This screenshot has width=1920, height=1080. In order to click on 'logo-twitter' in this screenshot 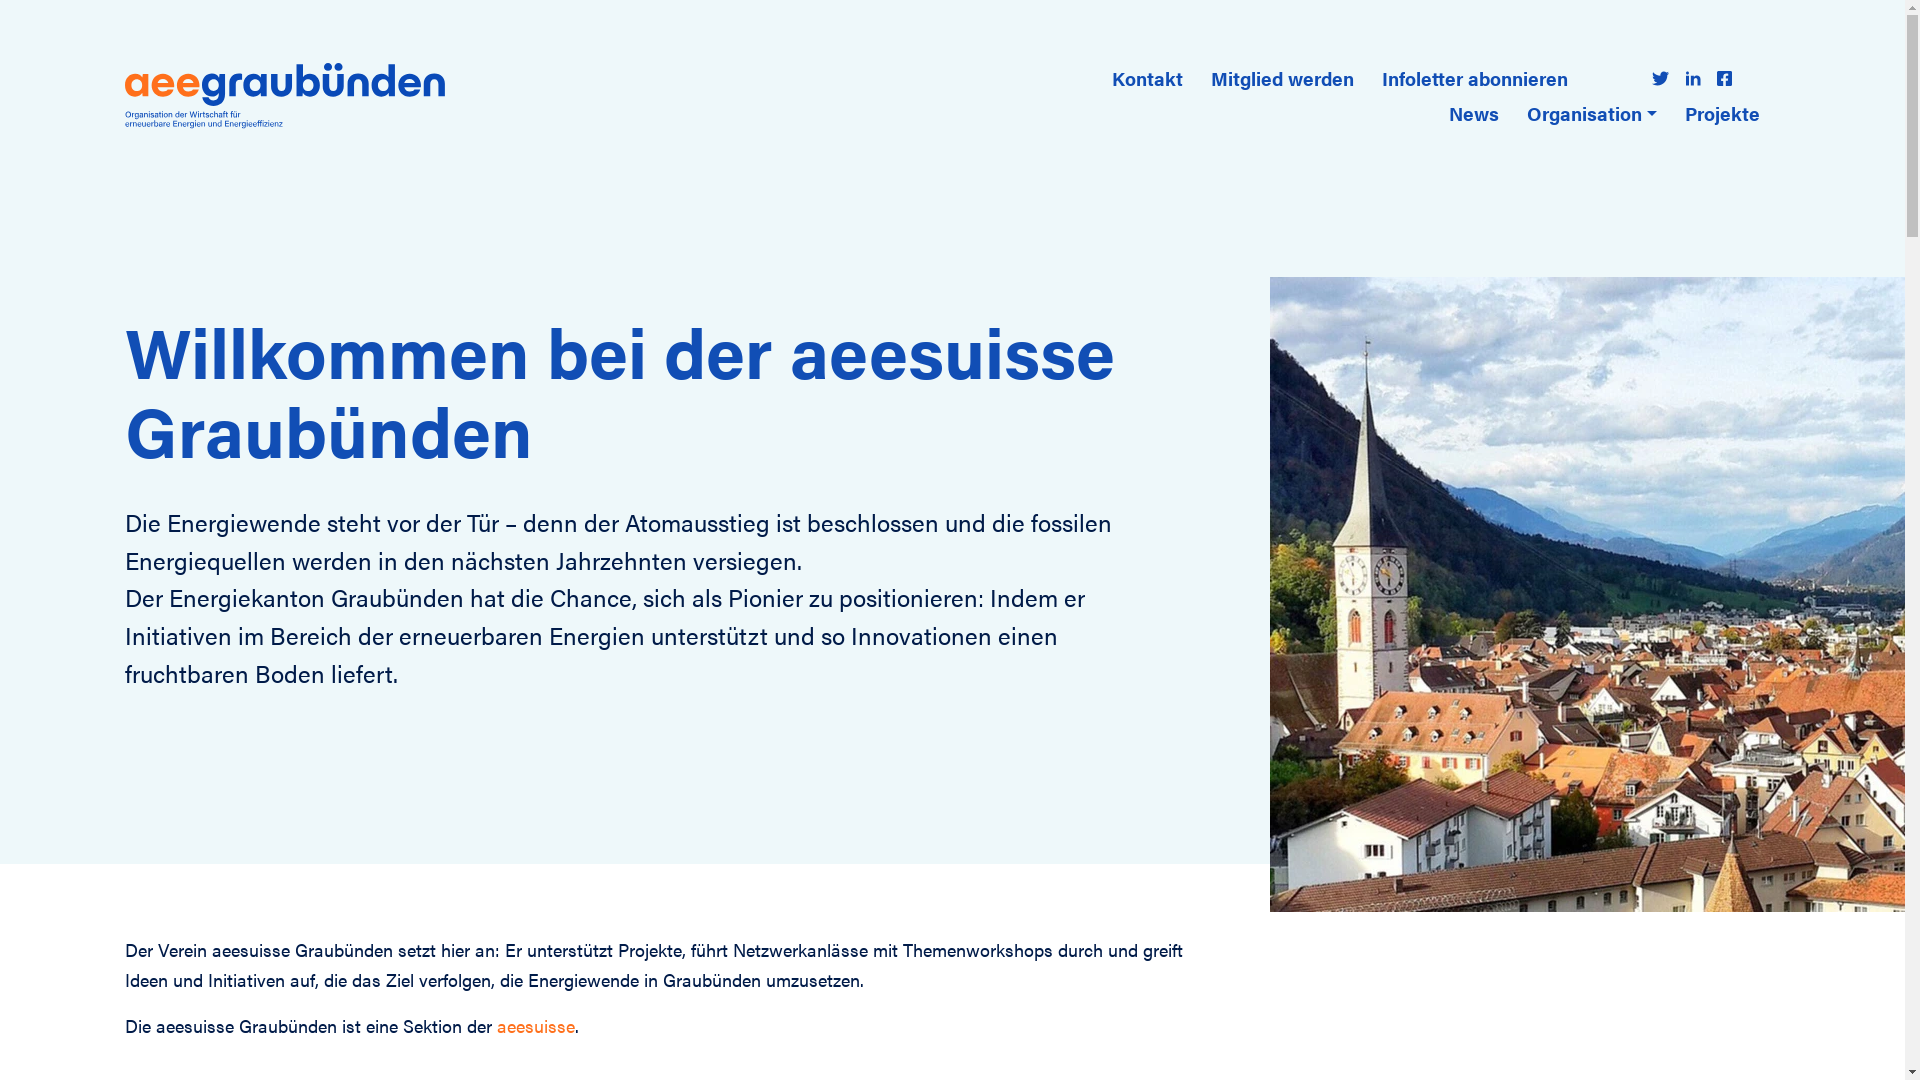, I will do `click(1660, 77)`.